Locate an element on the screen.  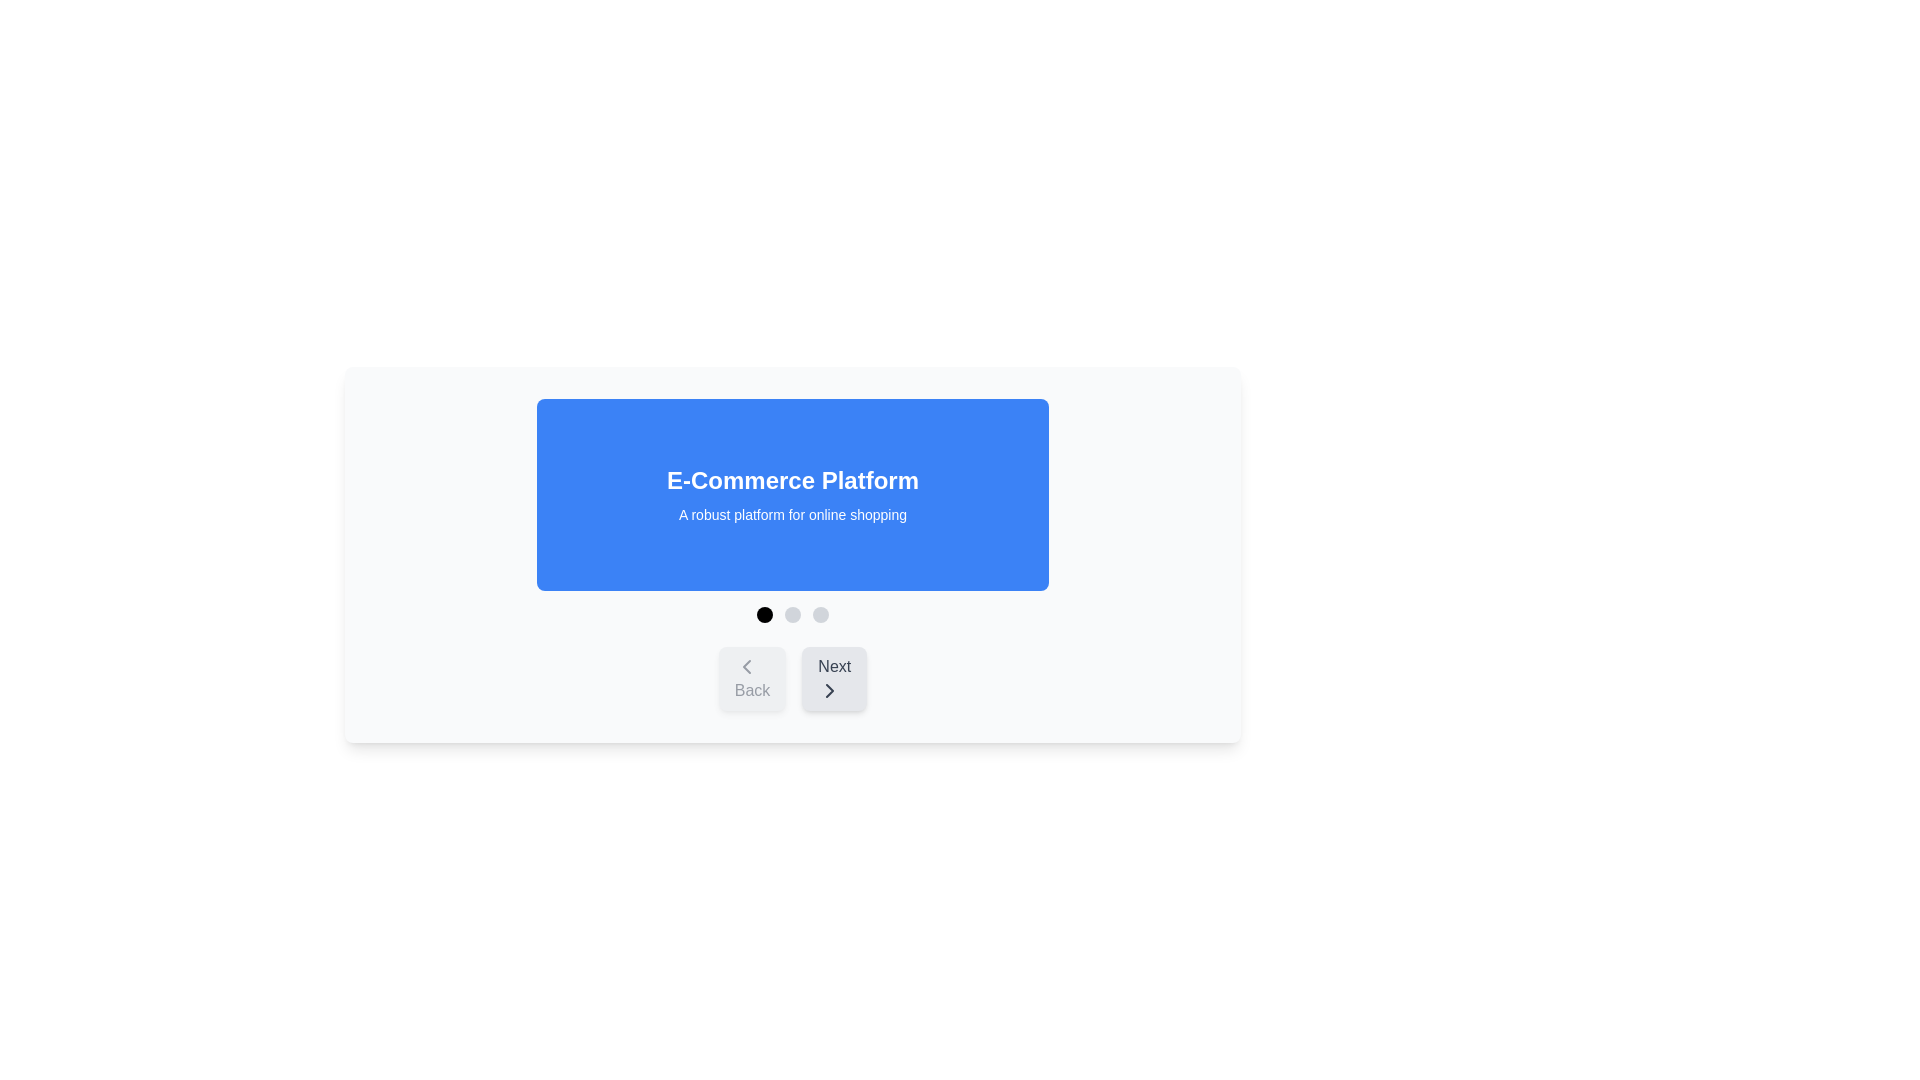
the small circular button with a light gray background to visualize its state change is located at coordinates (820, 613).